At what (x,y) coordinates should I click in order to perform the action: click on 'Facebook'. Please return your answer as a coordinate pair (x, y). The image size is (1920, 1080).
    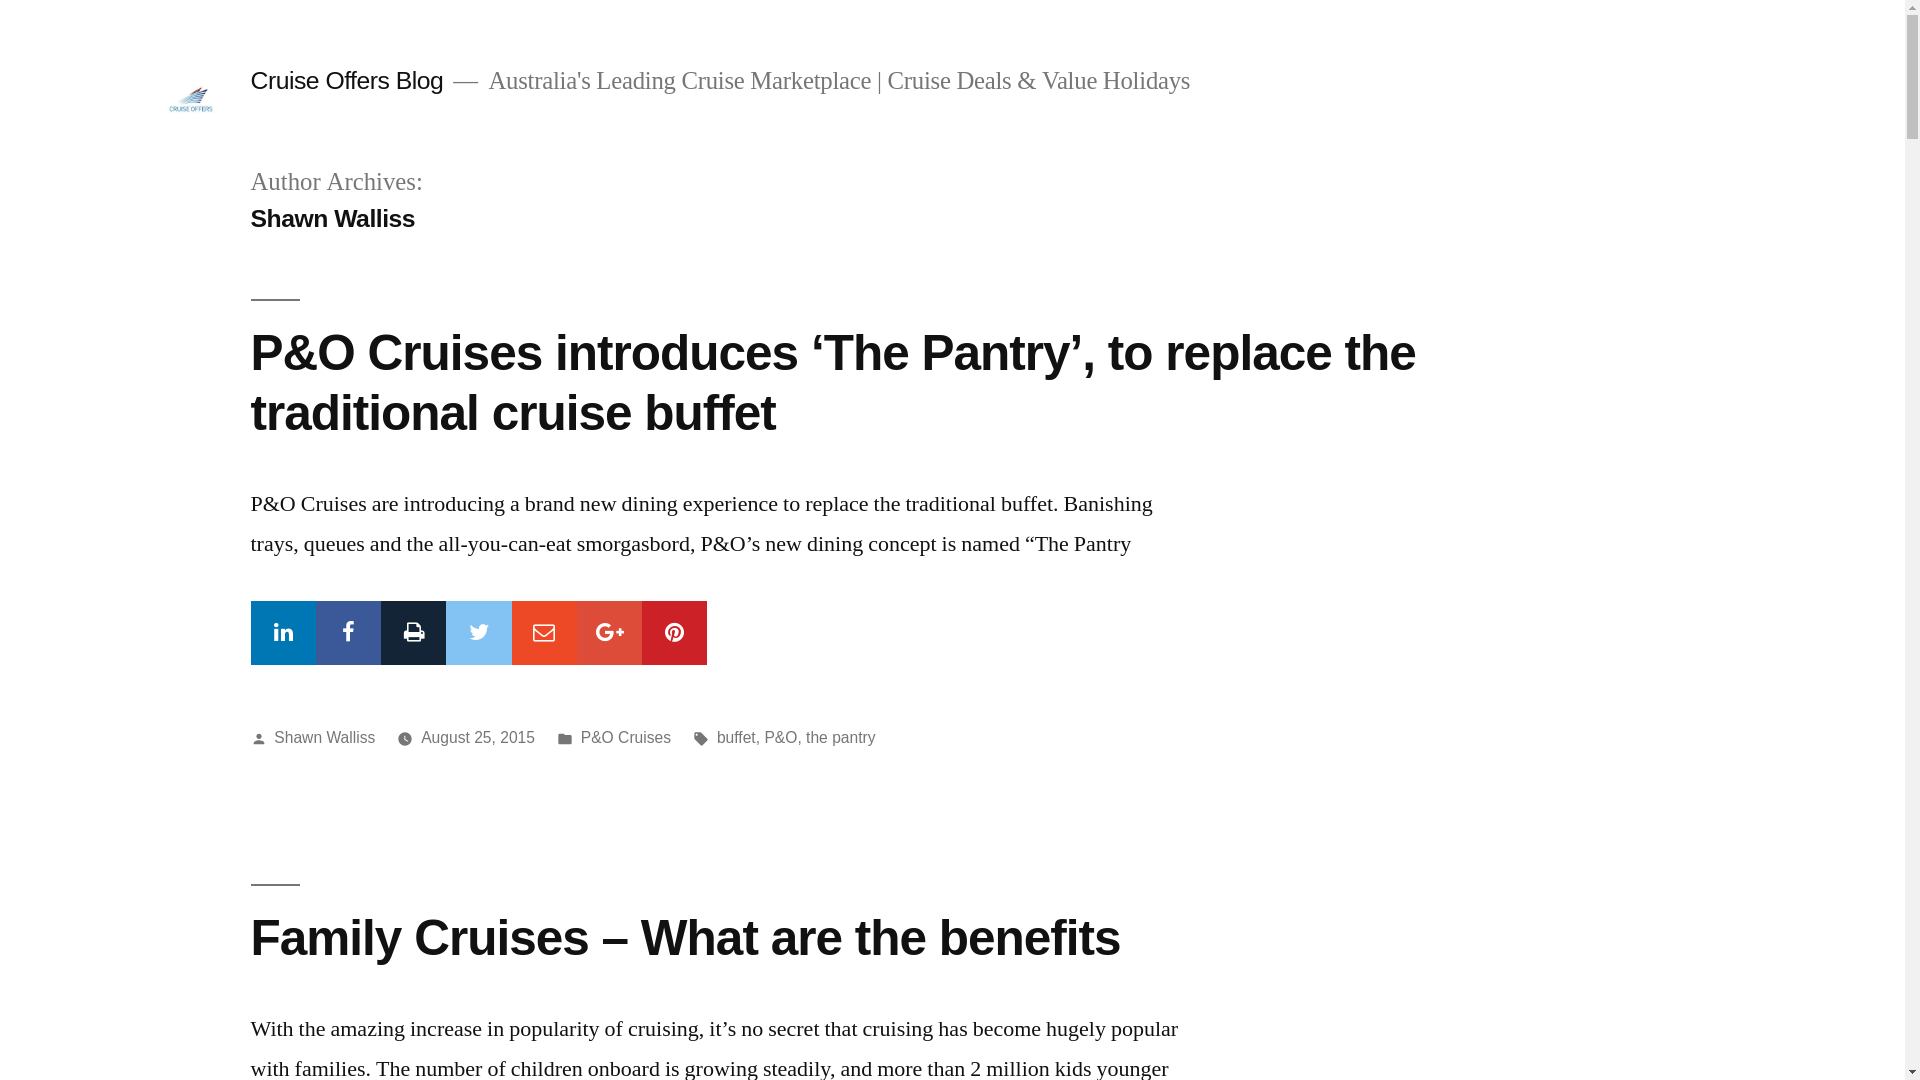
    Looking at the image, I should click on (348, 632).